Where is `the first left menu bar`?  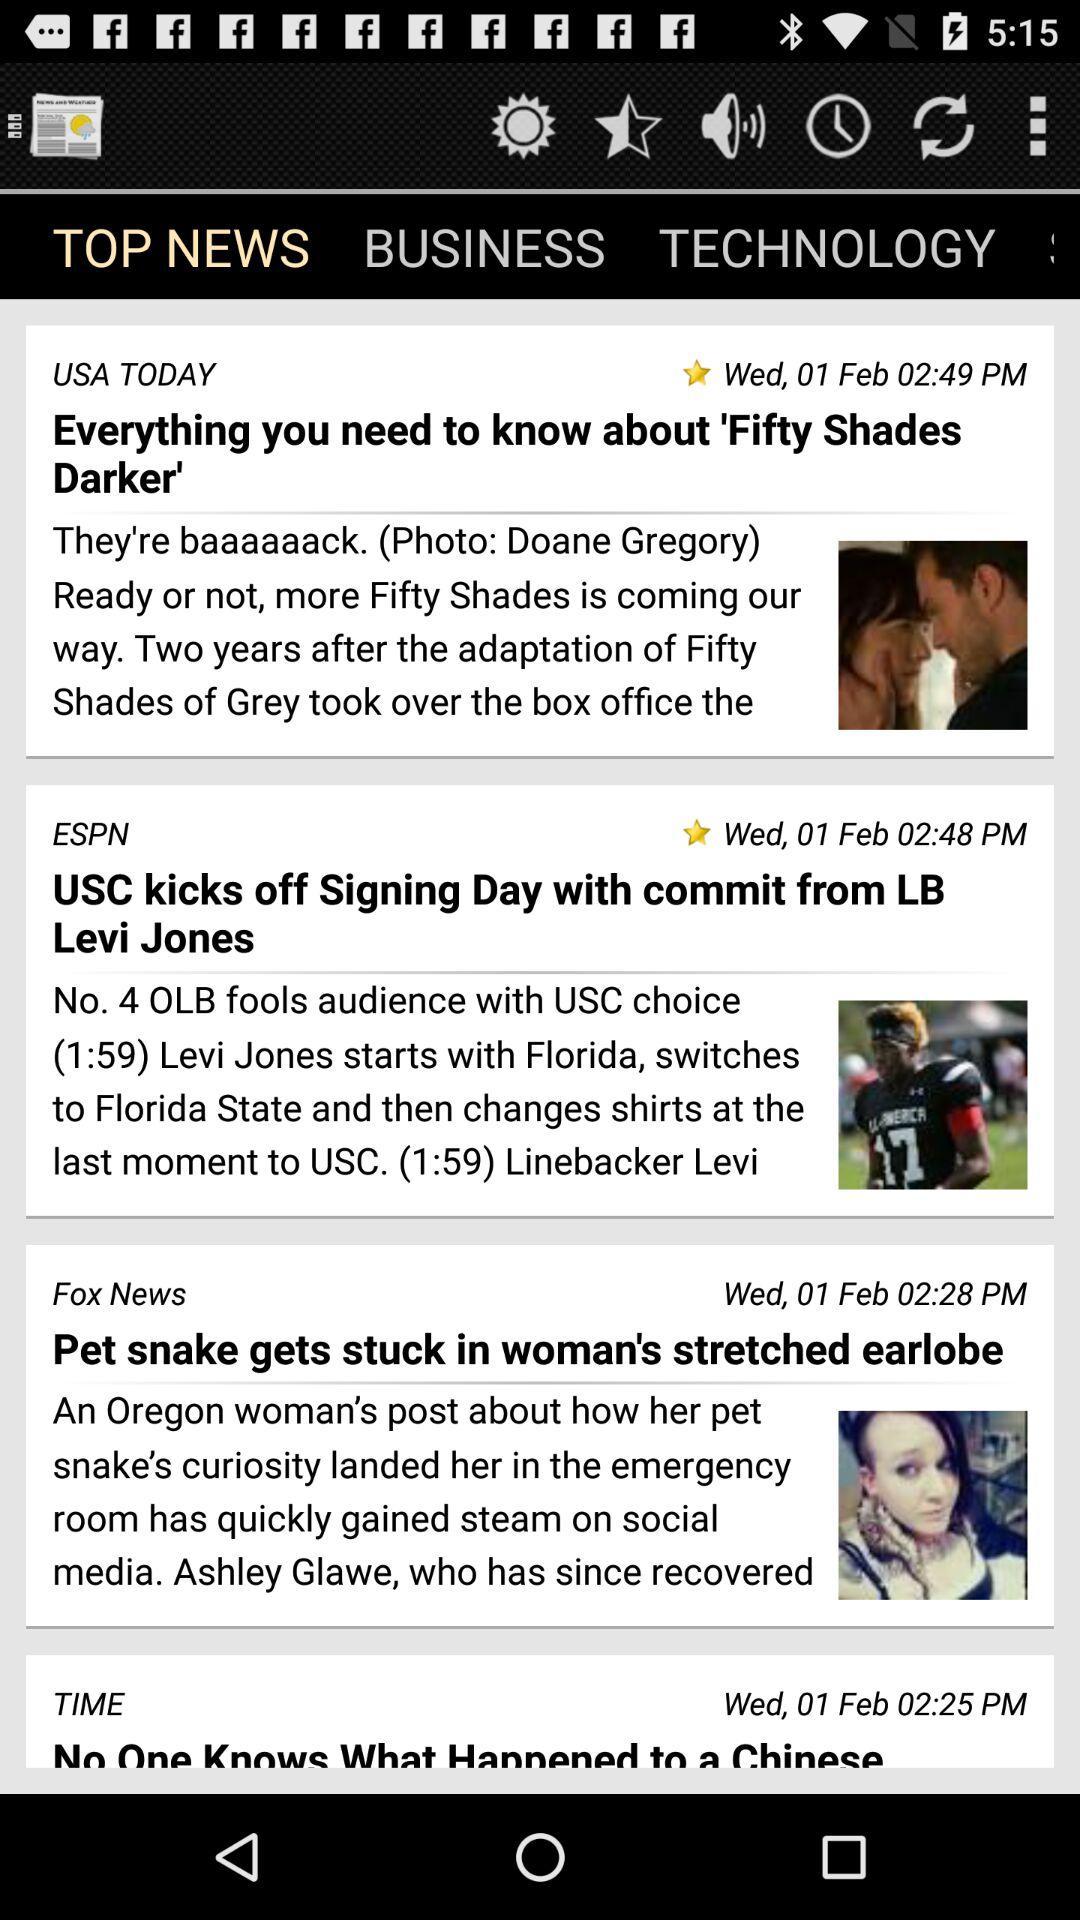 the first left menu bar is located at coordinates (181, 245).